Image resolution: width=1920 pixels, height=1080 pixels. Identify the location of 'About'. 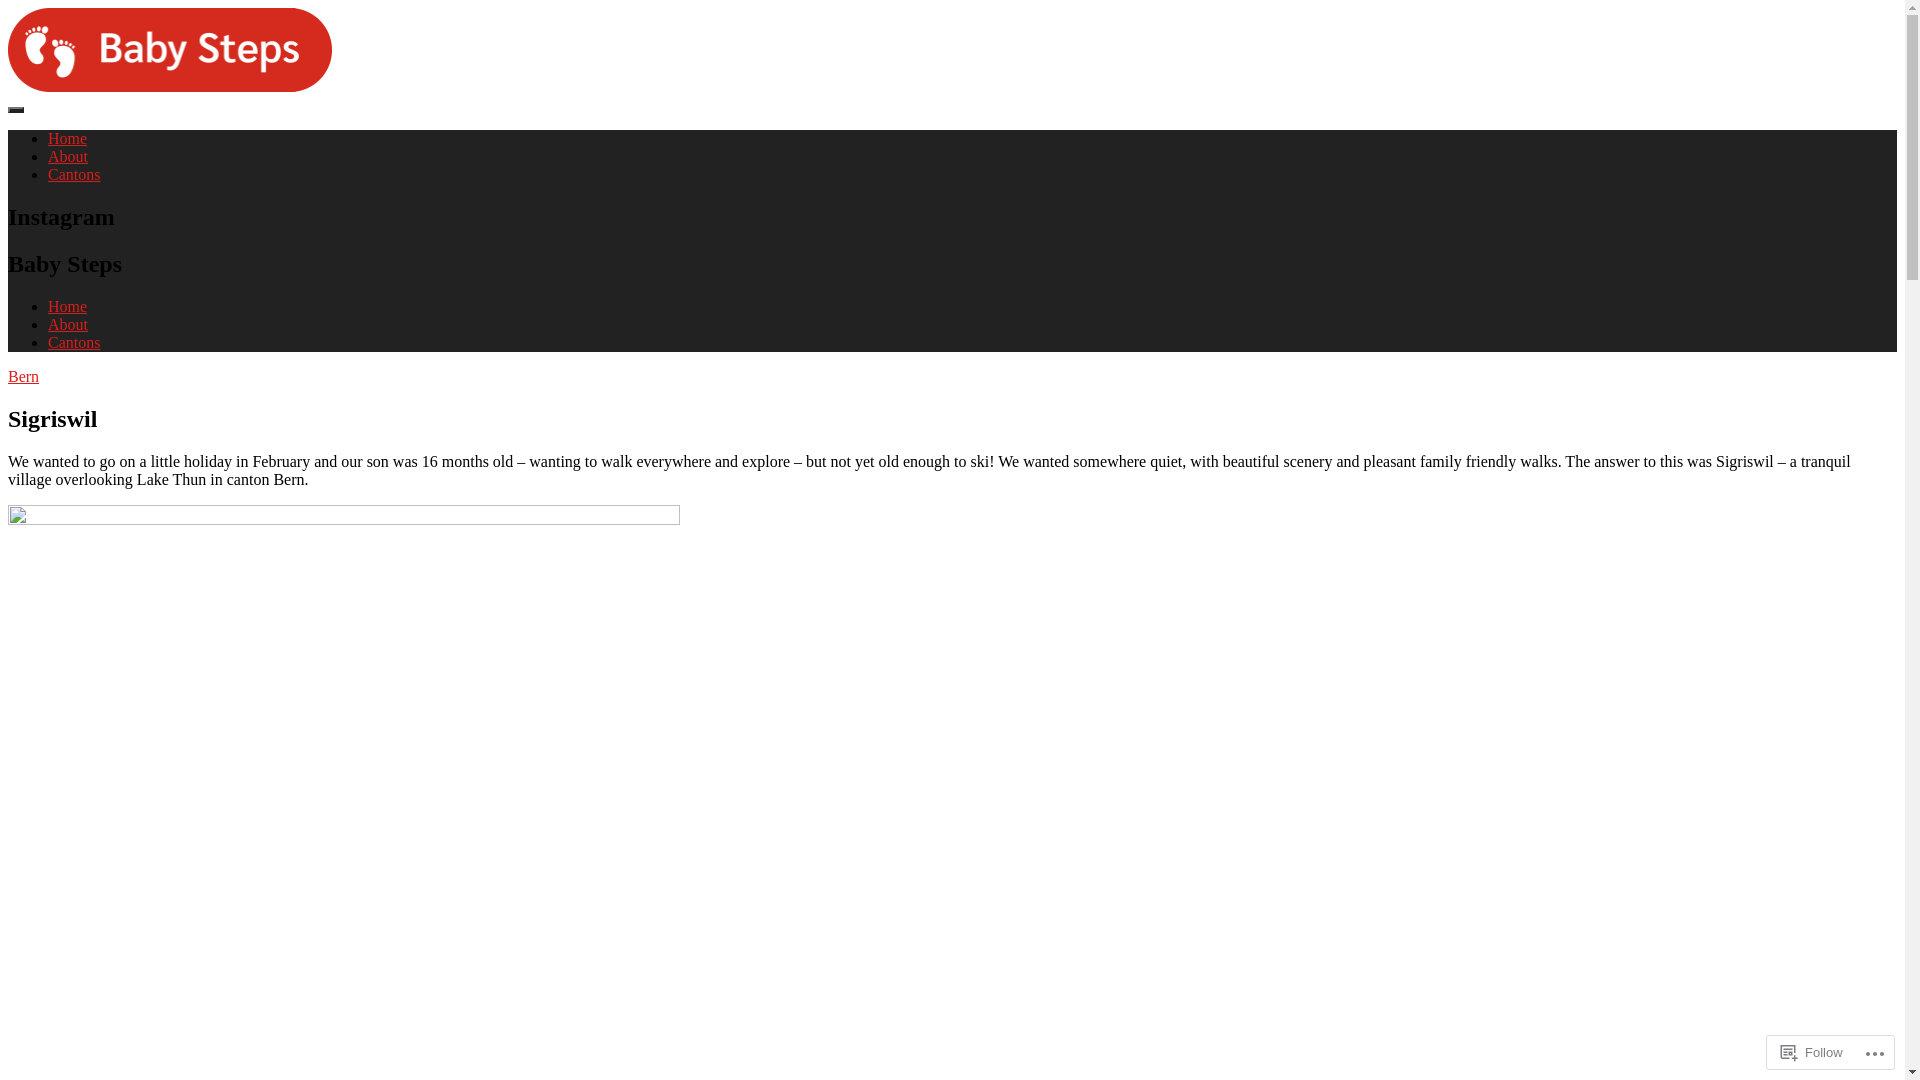
(67, 155).